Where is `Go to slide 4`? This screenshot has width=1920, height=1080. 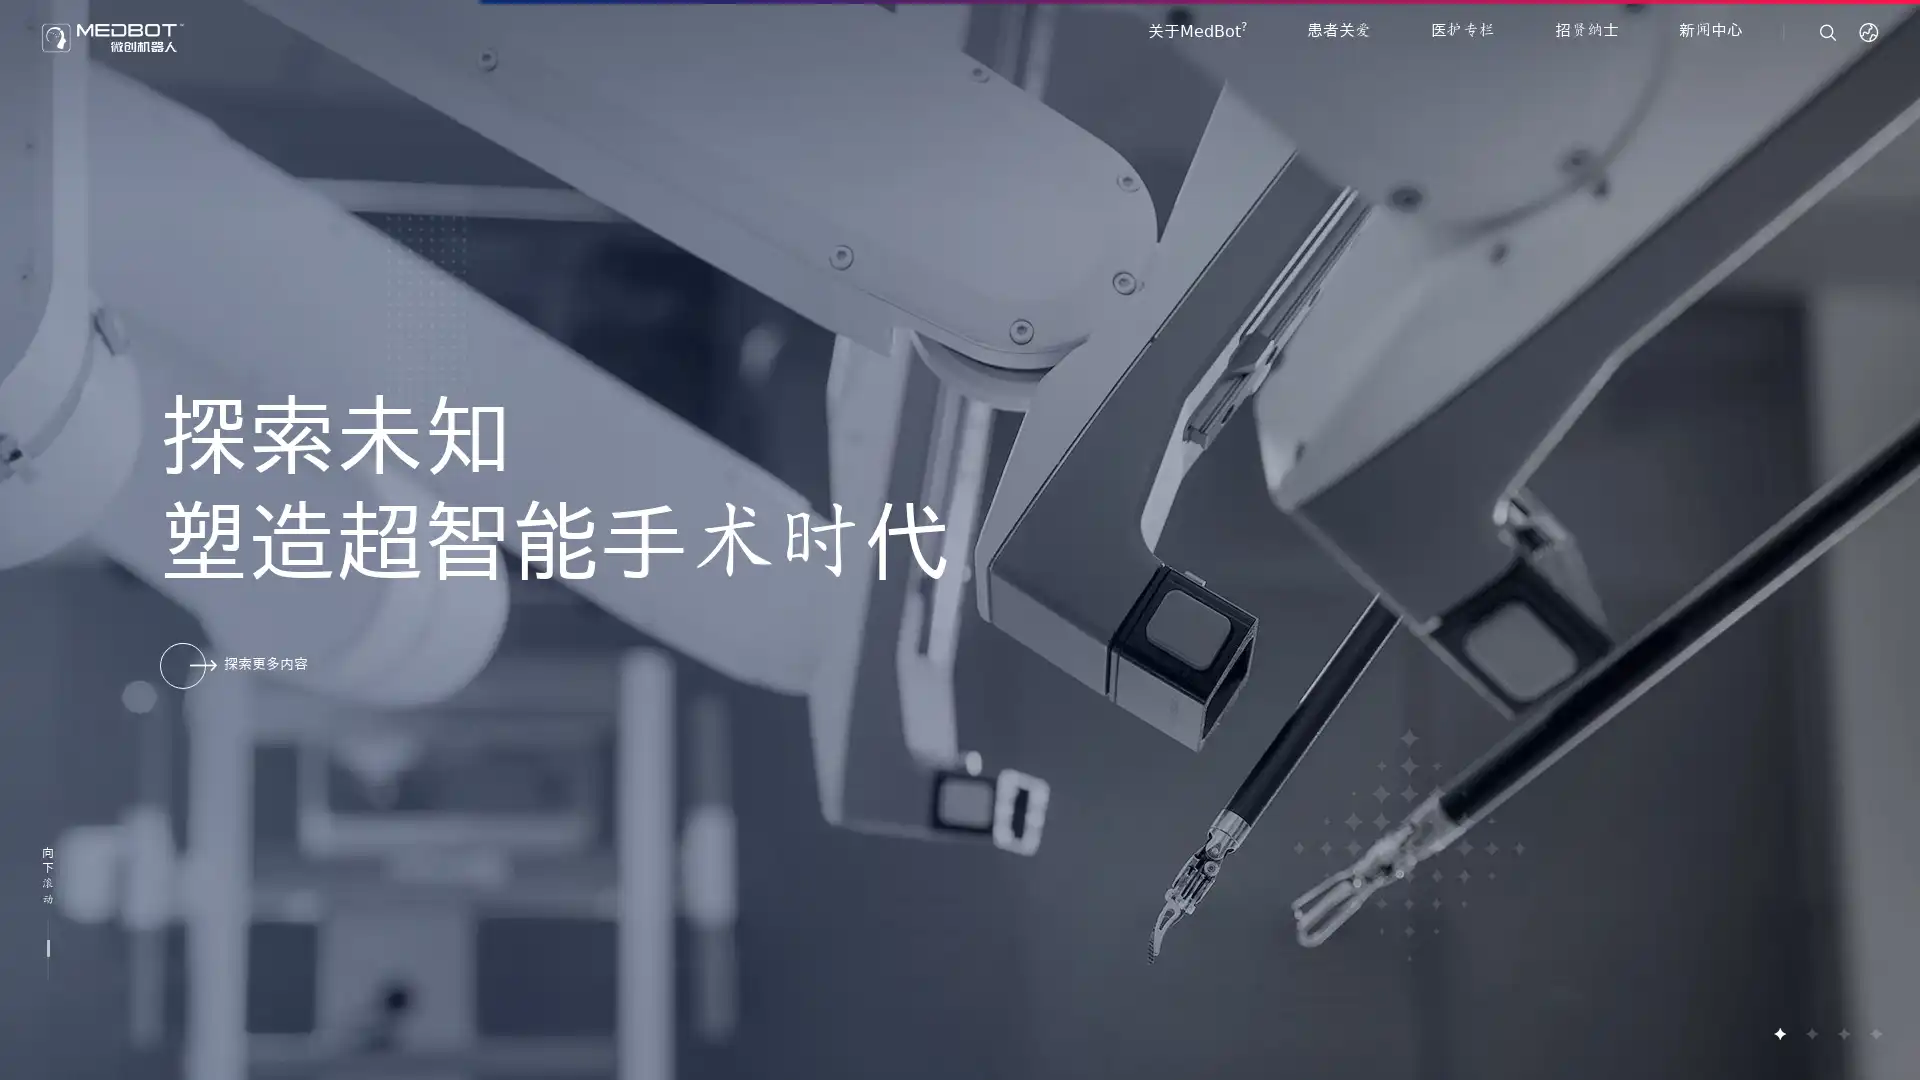 Go to slide 4 is located at coordinates (1874, 1033).